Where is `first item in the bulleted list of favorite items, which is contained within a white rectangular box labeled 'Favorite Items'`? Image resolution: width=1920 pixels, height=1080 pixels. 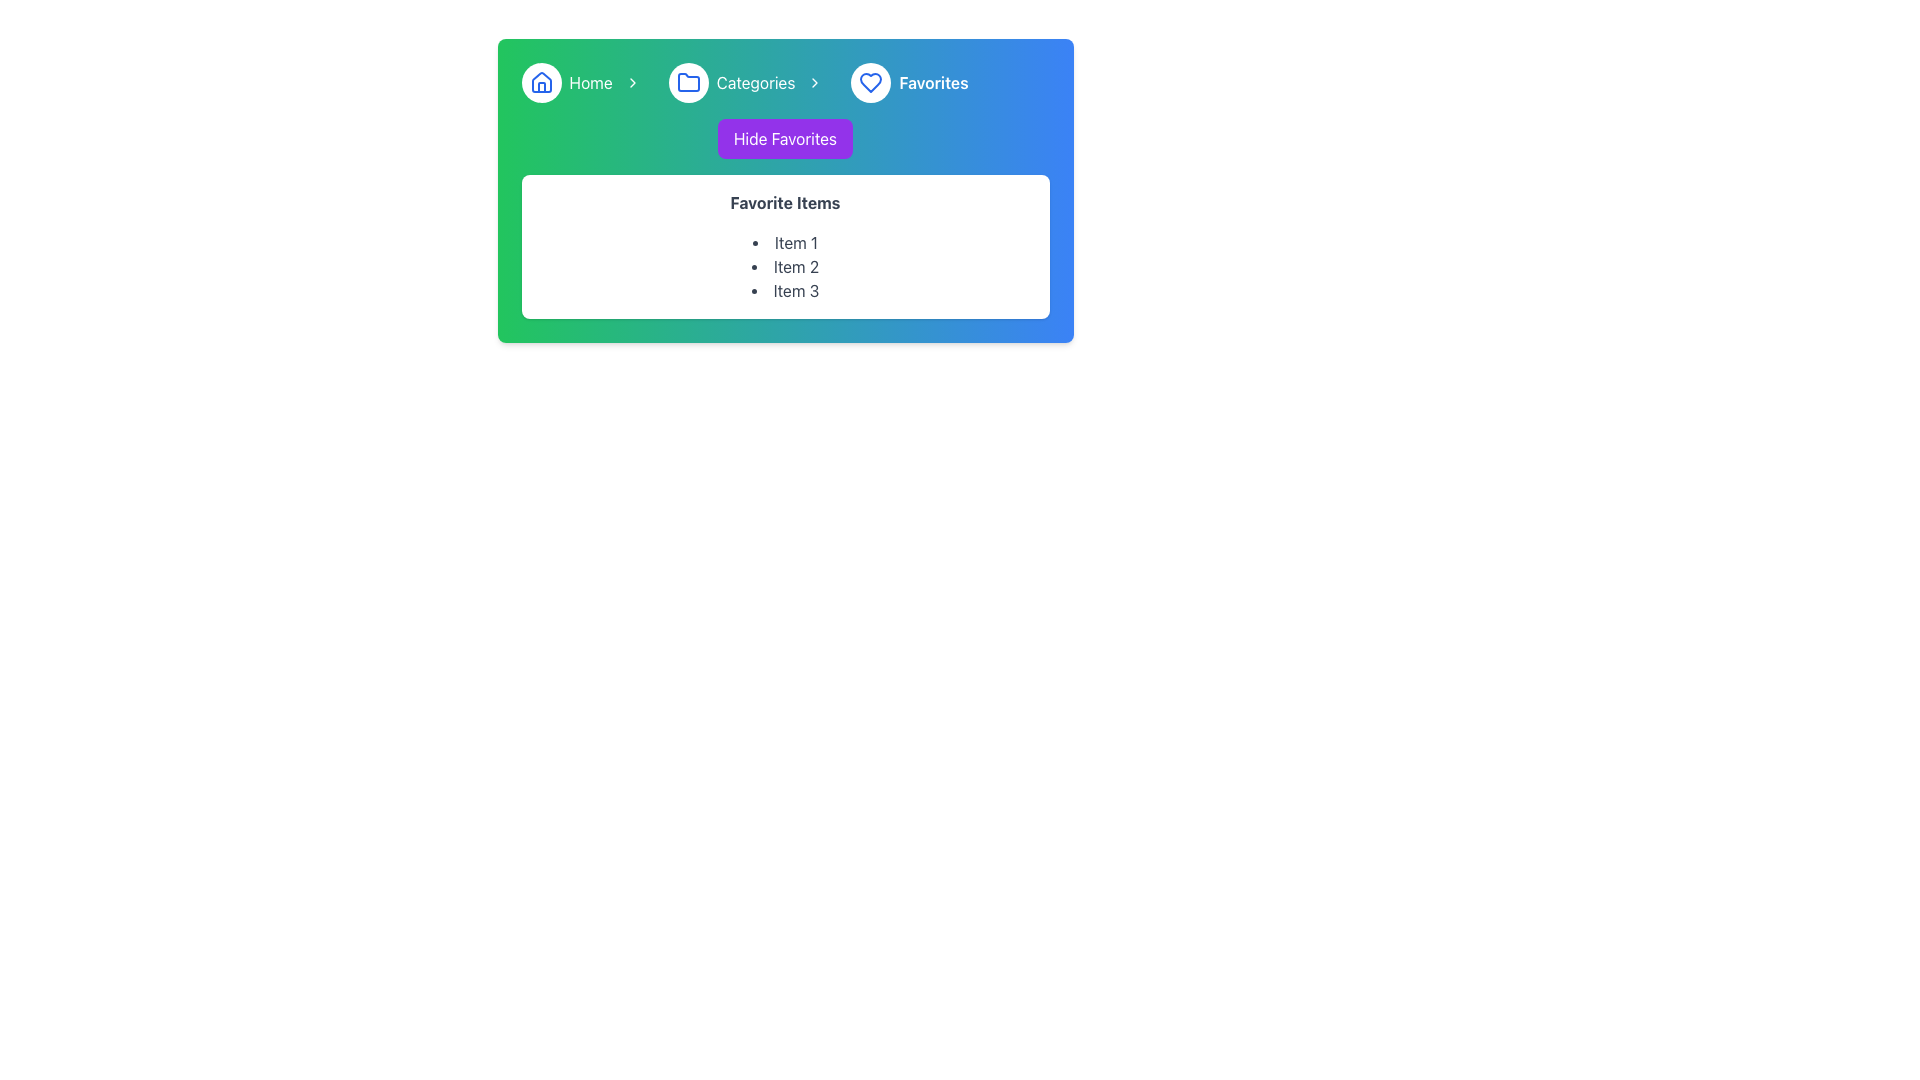
first item in the bulleted list of favorite items, which is contained within a white rectangular box labeled 'Favorite Items' is located at coordinates (784, 242).